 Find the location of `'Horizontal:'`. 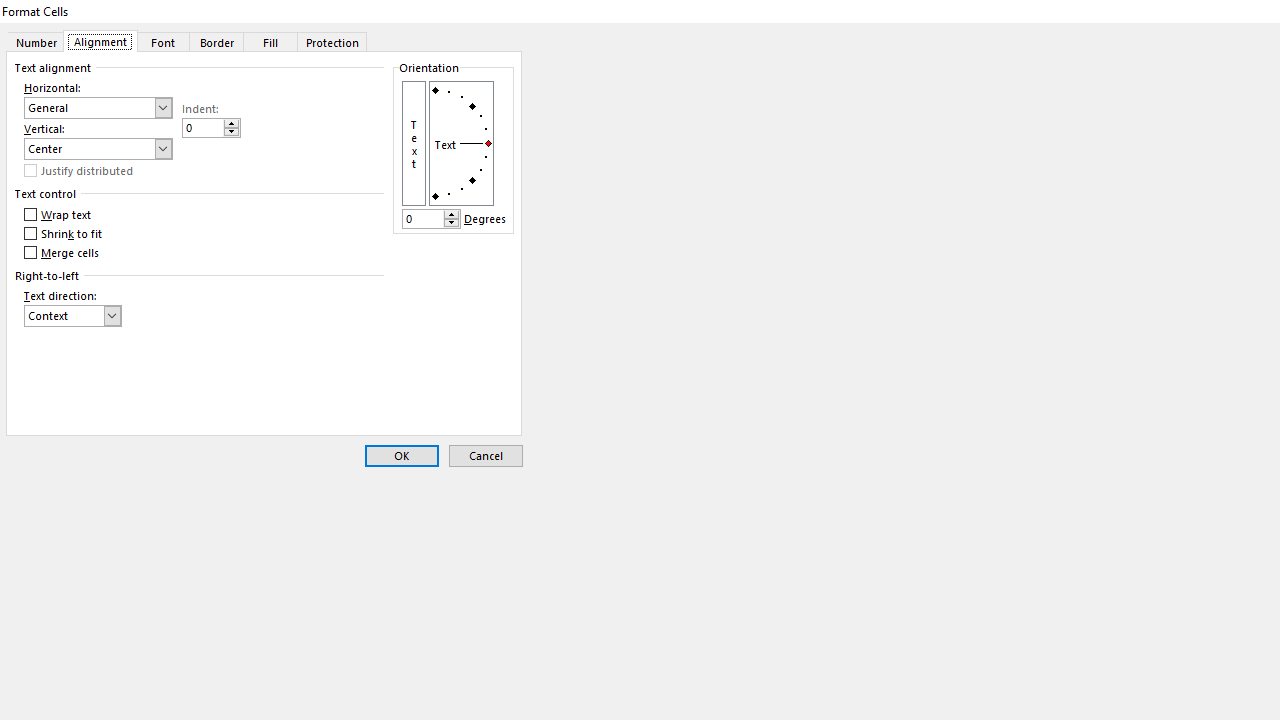

'Horizontal:' is located at coordinates (97, 108).